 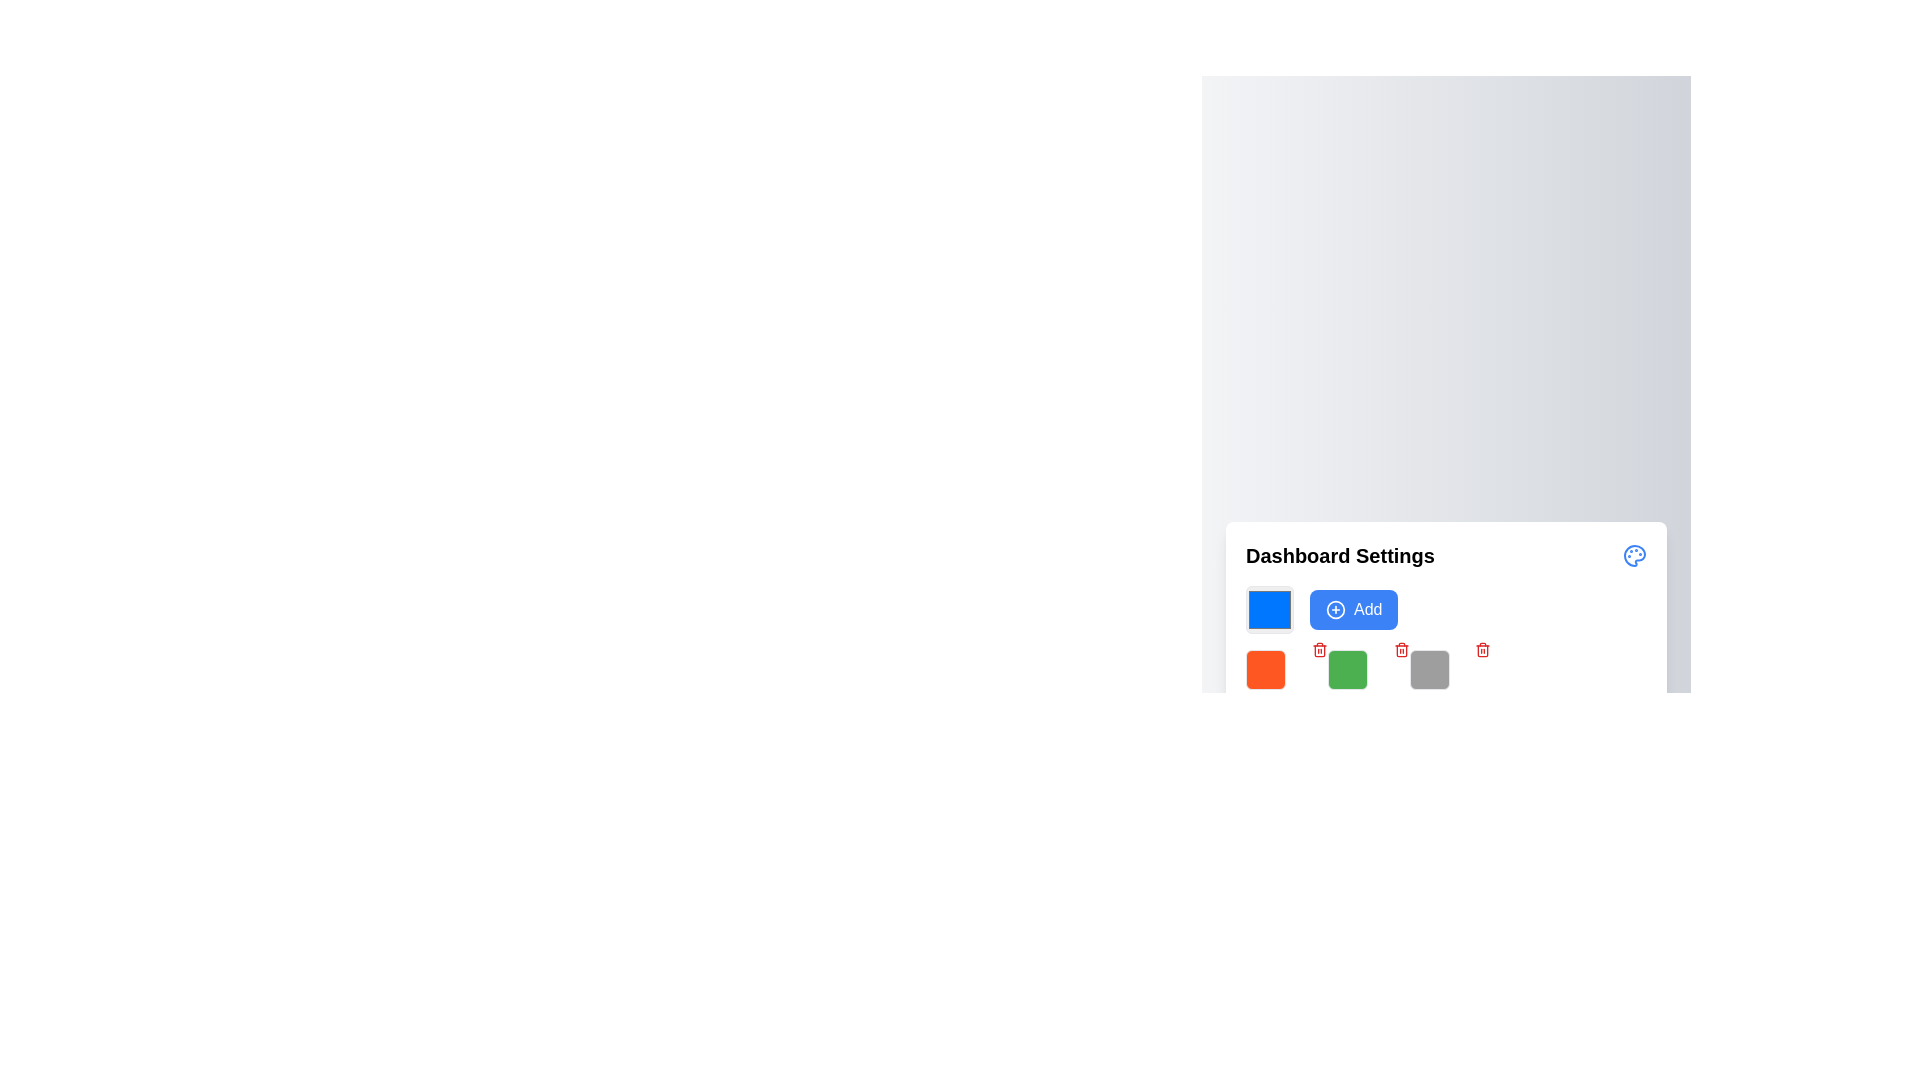 I want to click on the button in the 'Dashboard Settings' area located, so click(x=1428, y=670).